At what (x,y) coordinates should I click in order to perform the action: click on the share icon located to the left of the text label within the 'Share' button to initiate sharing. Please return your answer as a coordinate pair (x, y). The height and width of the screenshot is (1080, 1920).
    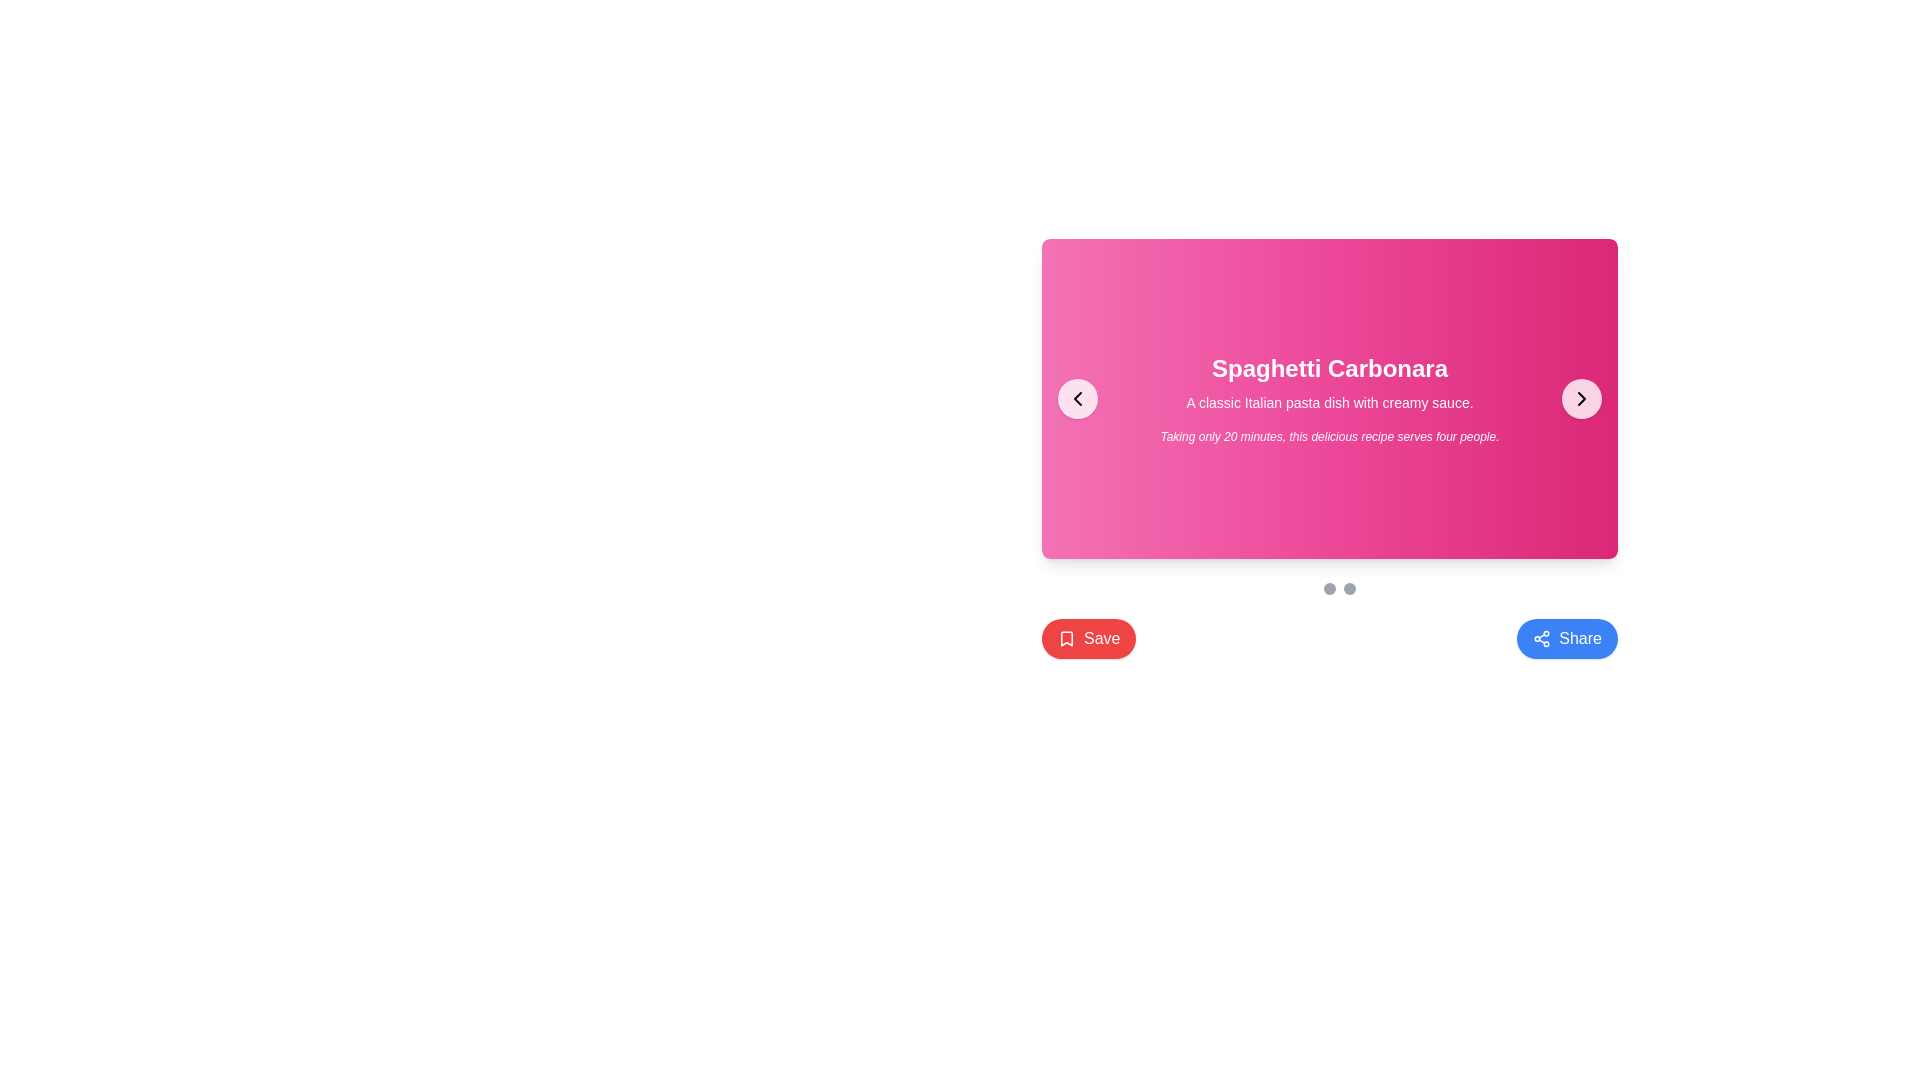
    Looking at the image, I should click on (1541, 639).